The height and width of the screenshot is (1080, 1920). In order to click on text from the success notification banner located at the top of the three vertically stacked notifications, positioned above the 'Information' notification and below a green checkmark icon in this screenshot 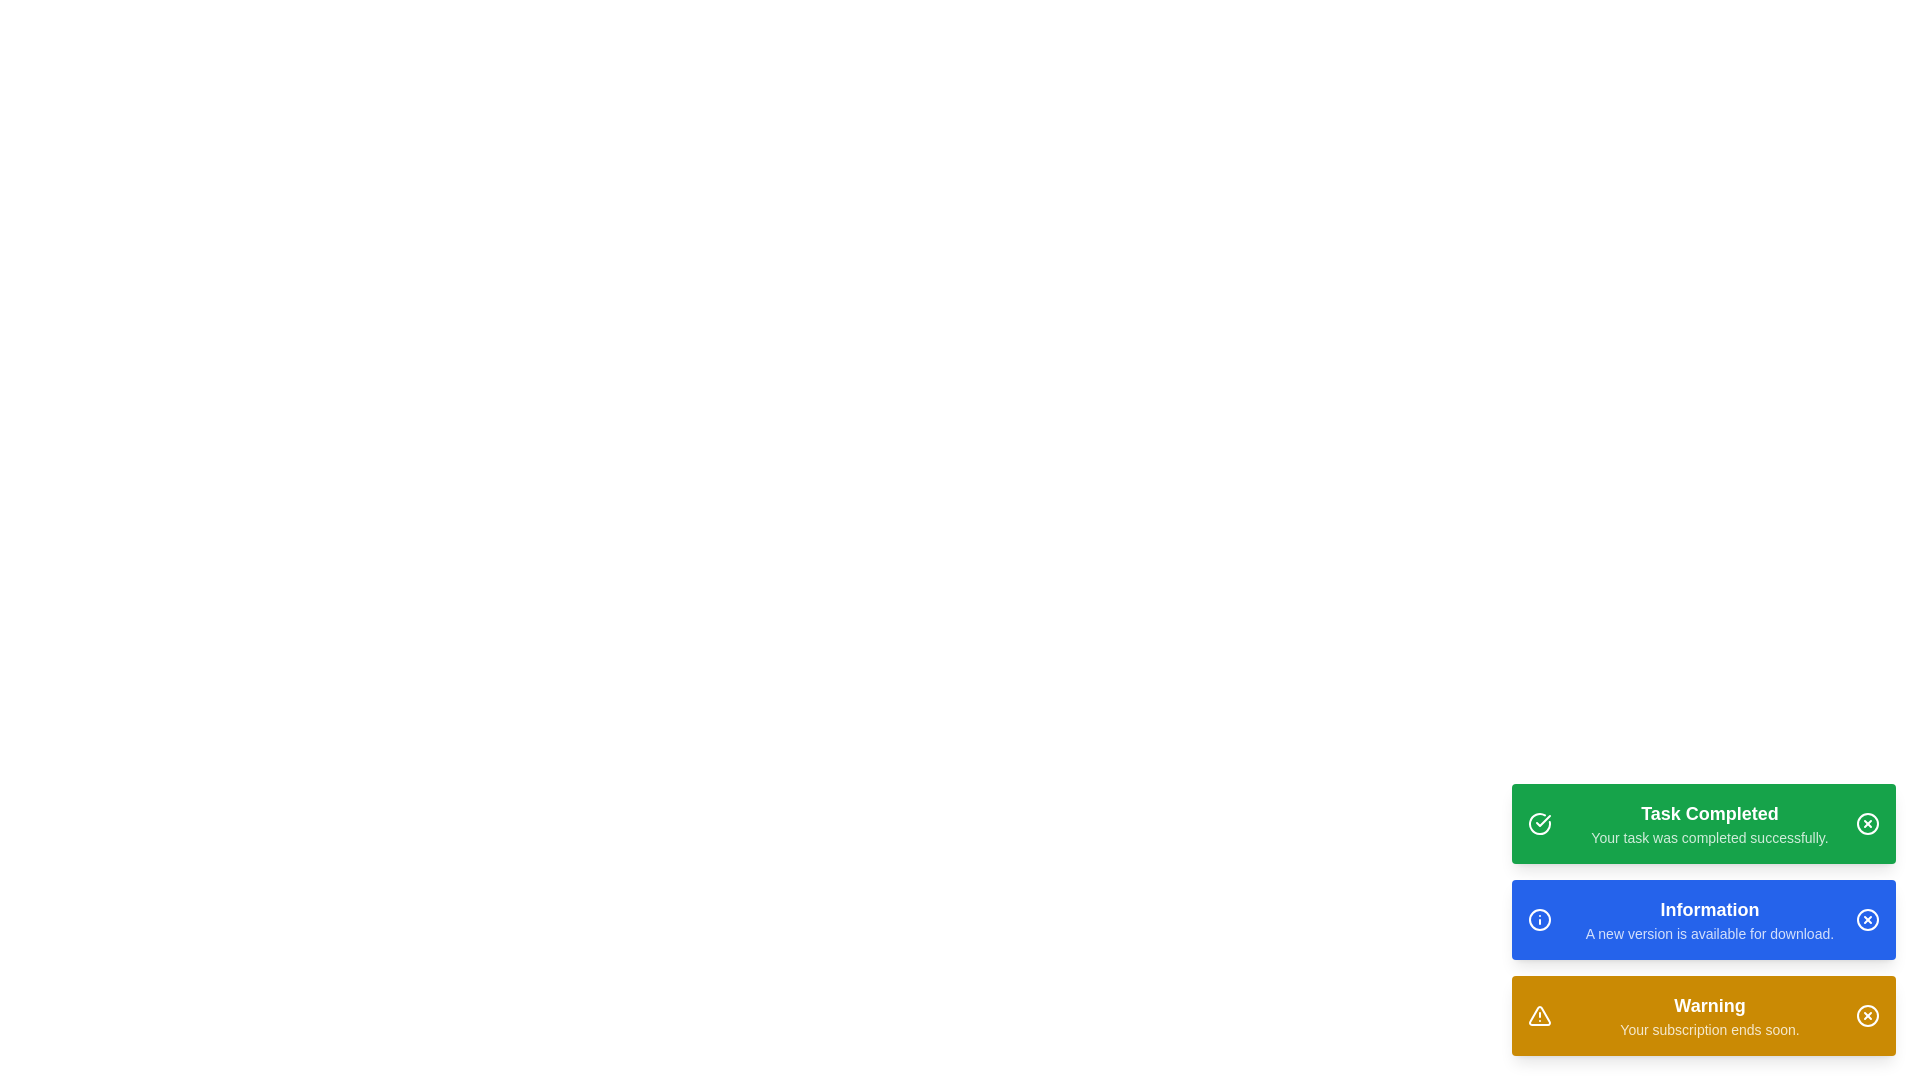, I will do `click(1708, 824)`.